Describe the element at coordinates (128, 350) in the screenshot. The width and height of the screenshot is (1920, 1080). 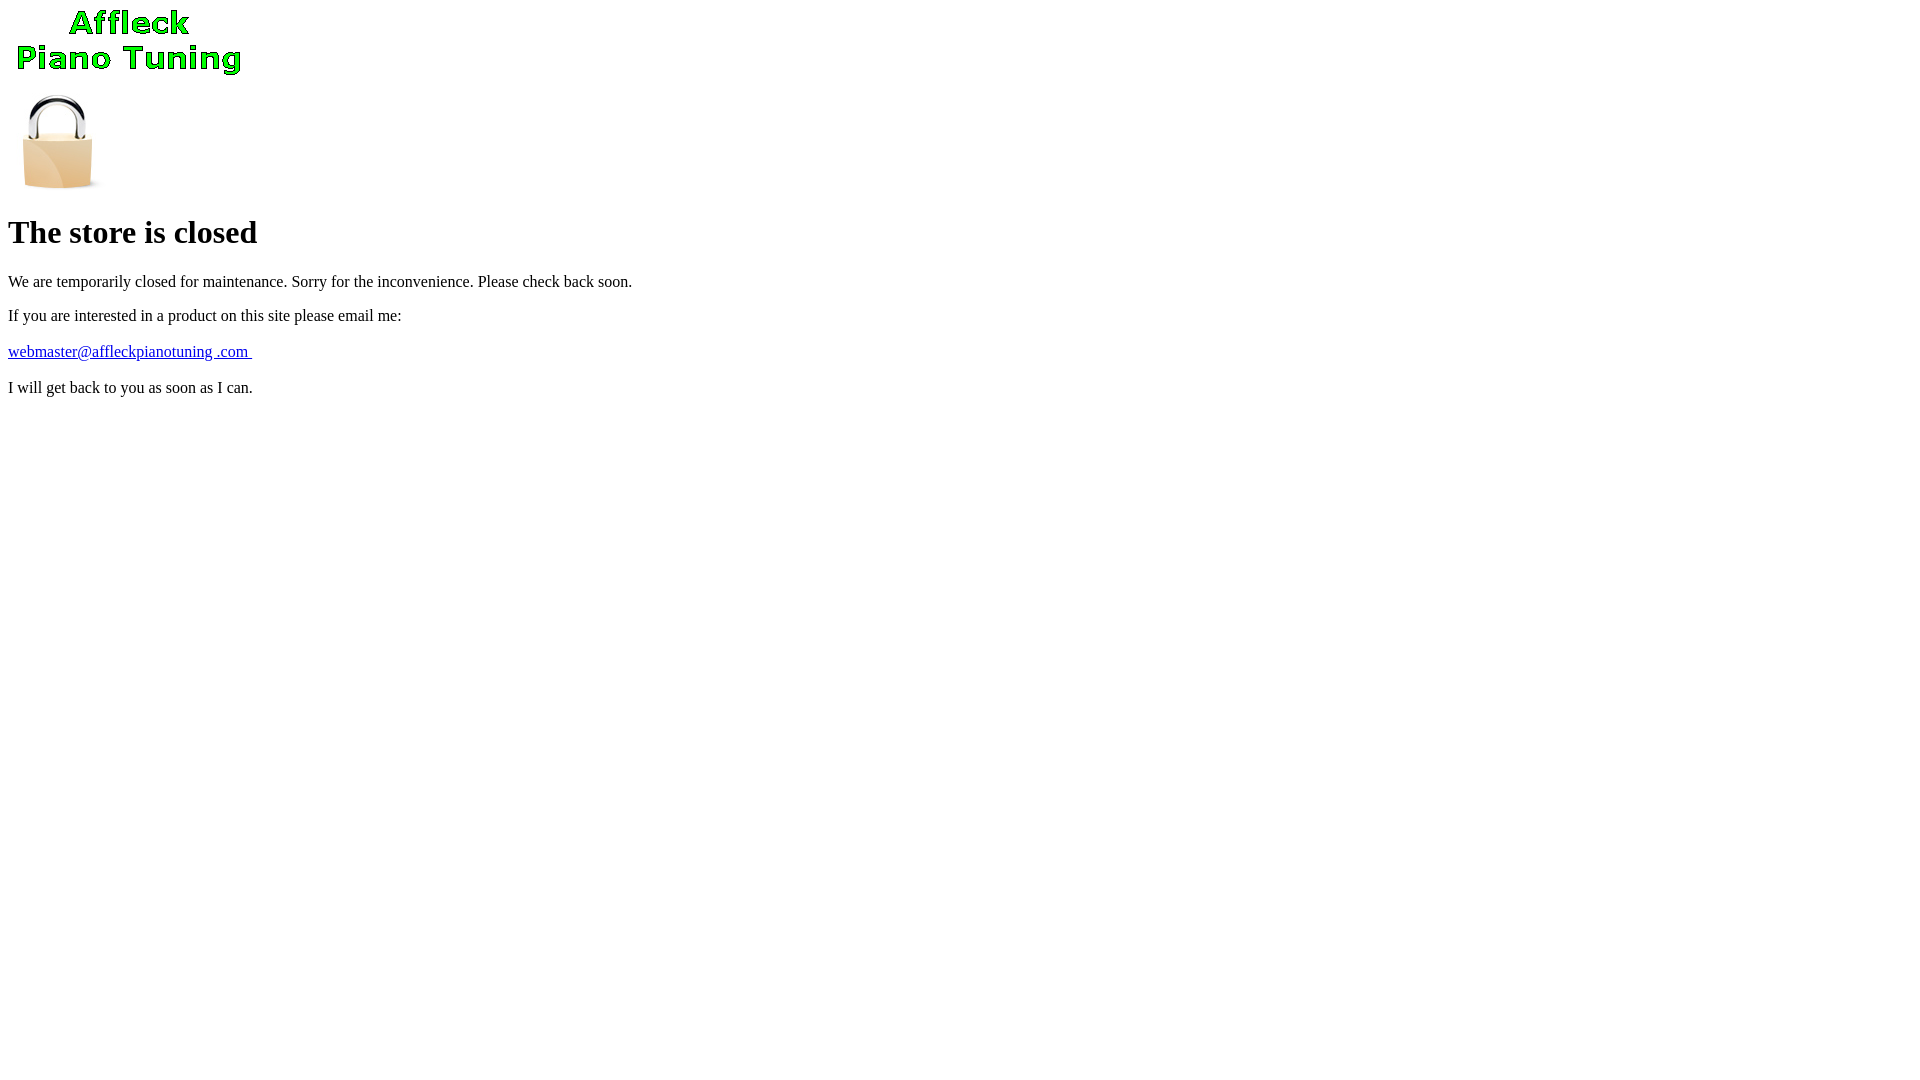
I see `'webmaster@affleckpianotuning .com '` at that location.